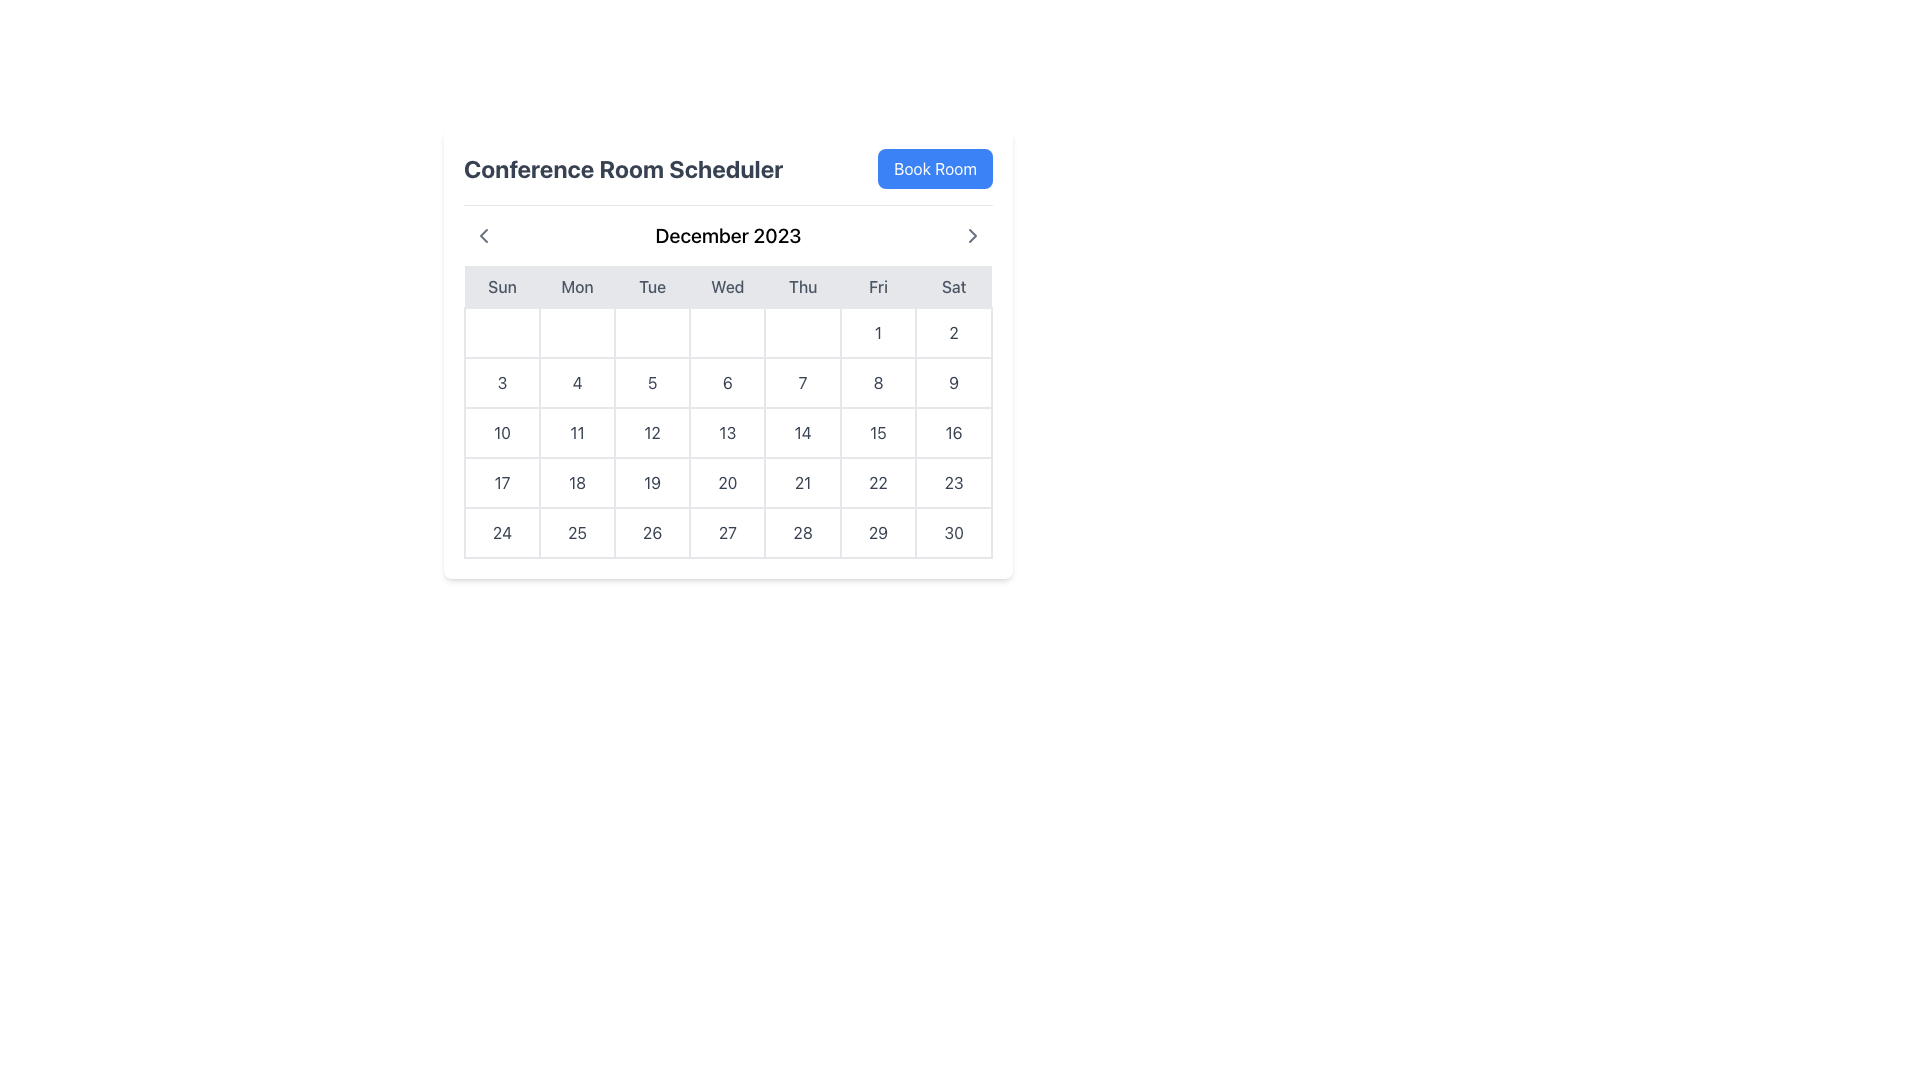  Describe the element at coordinates (652, 431) in the screenshot. I see `the selectable calendar date button labeled '12'` at that location.